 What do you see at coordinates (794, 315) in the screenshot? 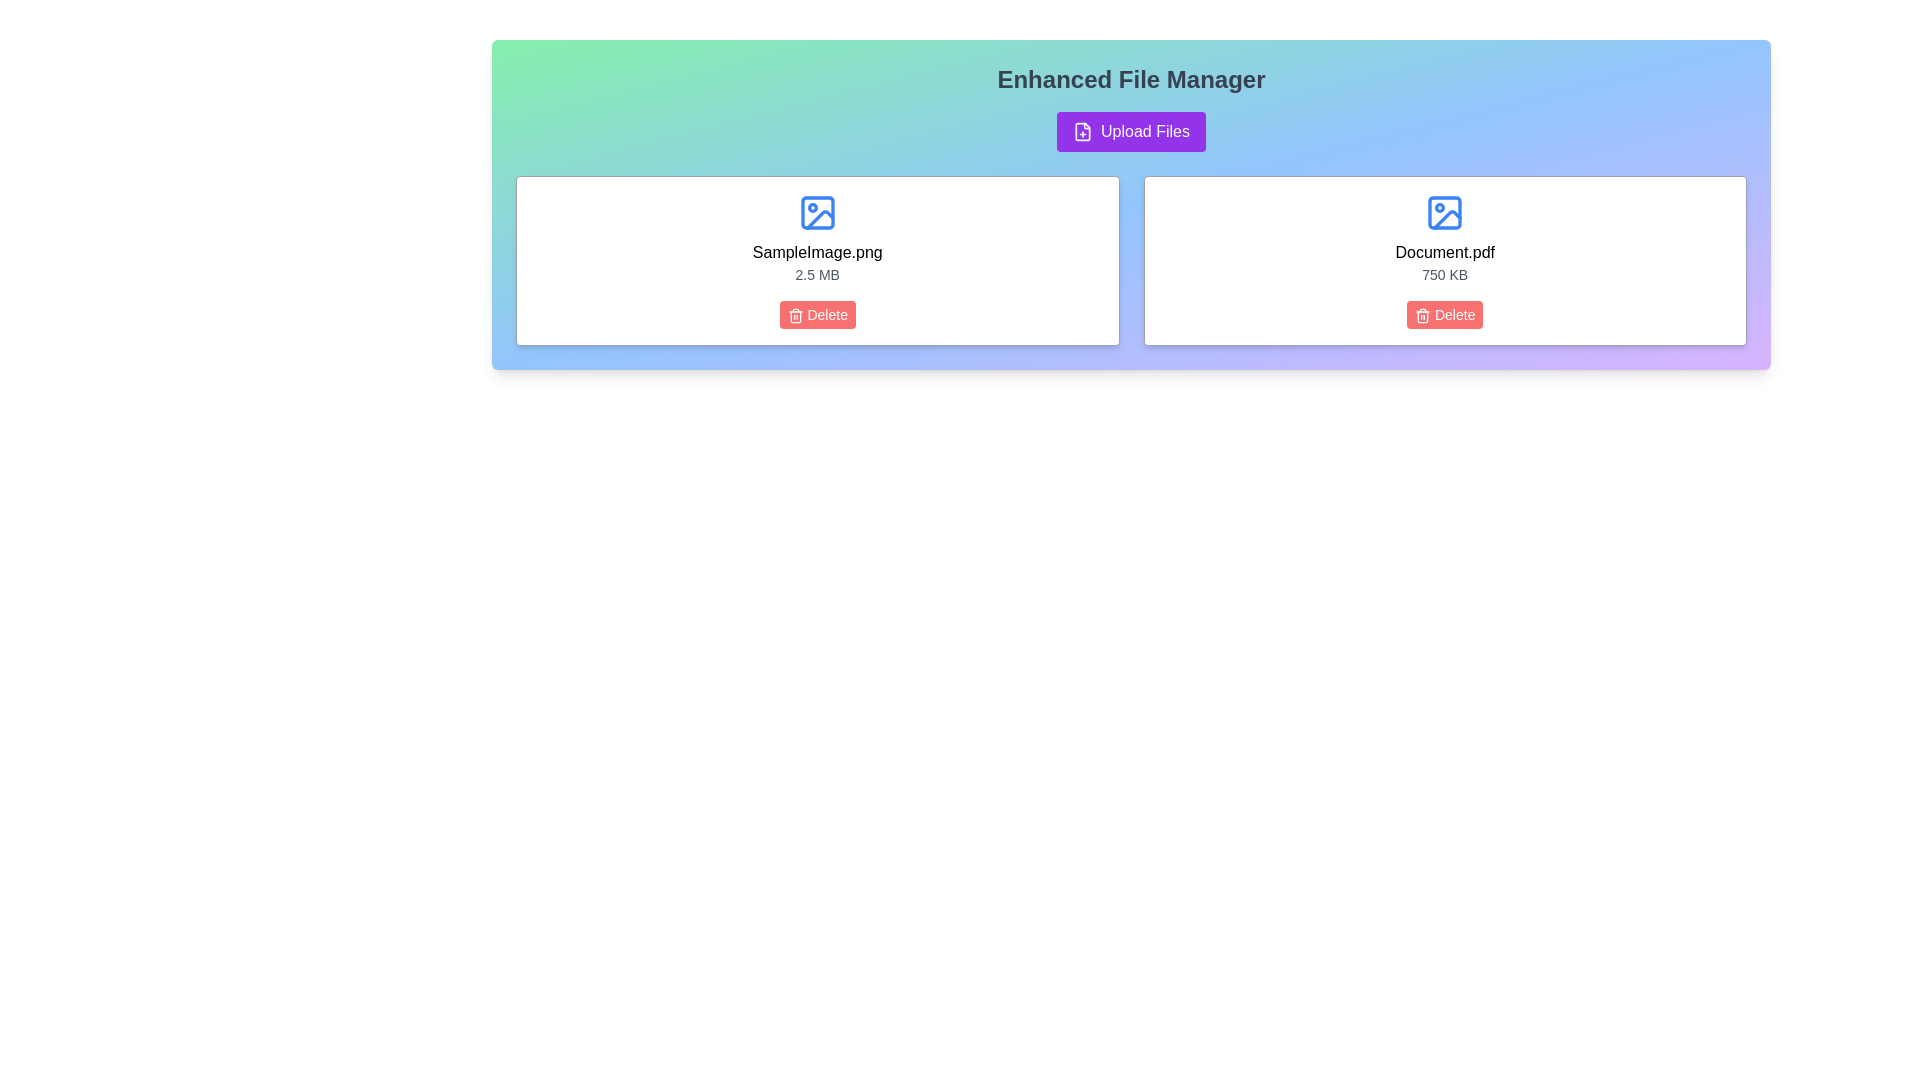
I see `the trash can icon within the 'Delete' button located below the file information card for 'SampleImage.png'` at bounding box center [794, 315].